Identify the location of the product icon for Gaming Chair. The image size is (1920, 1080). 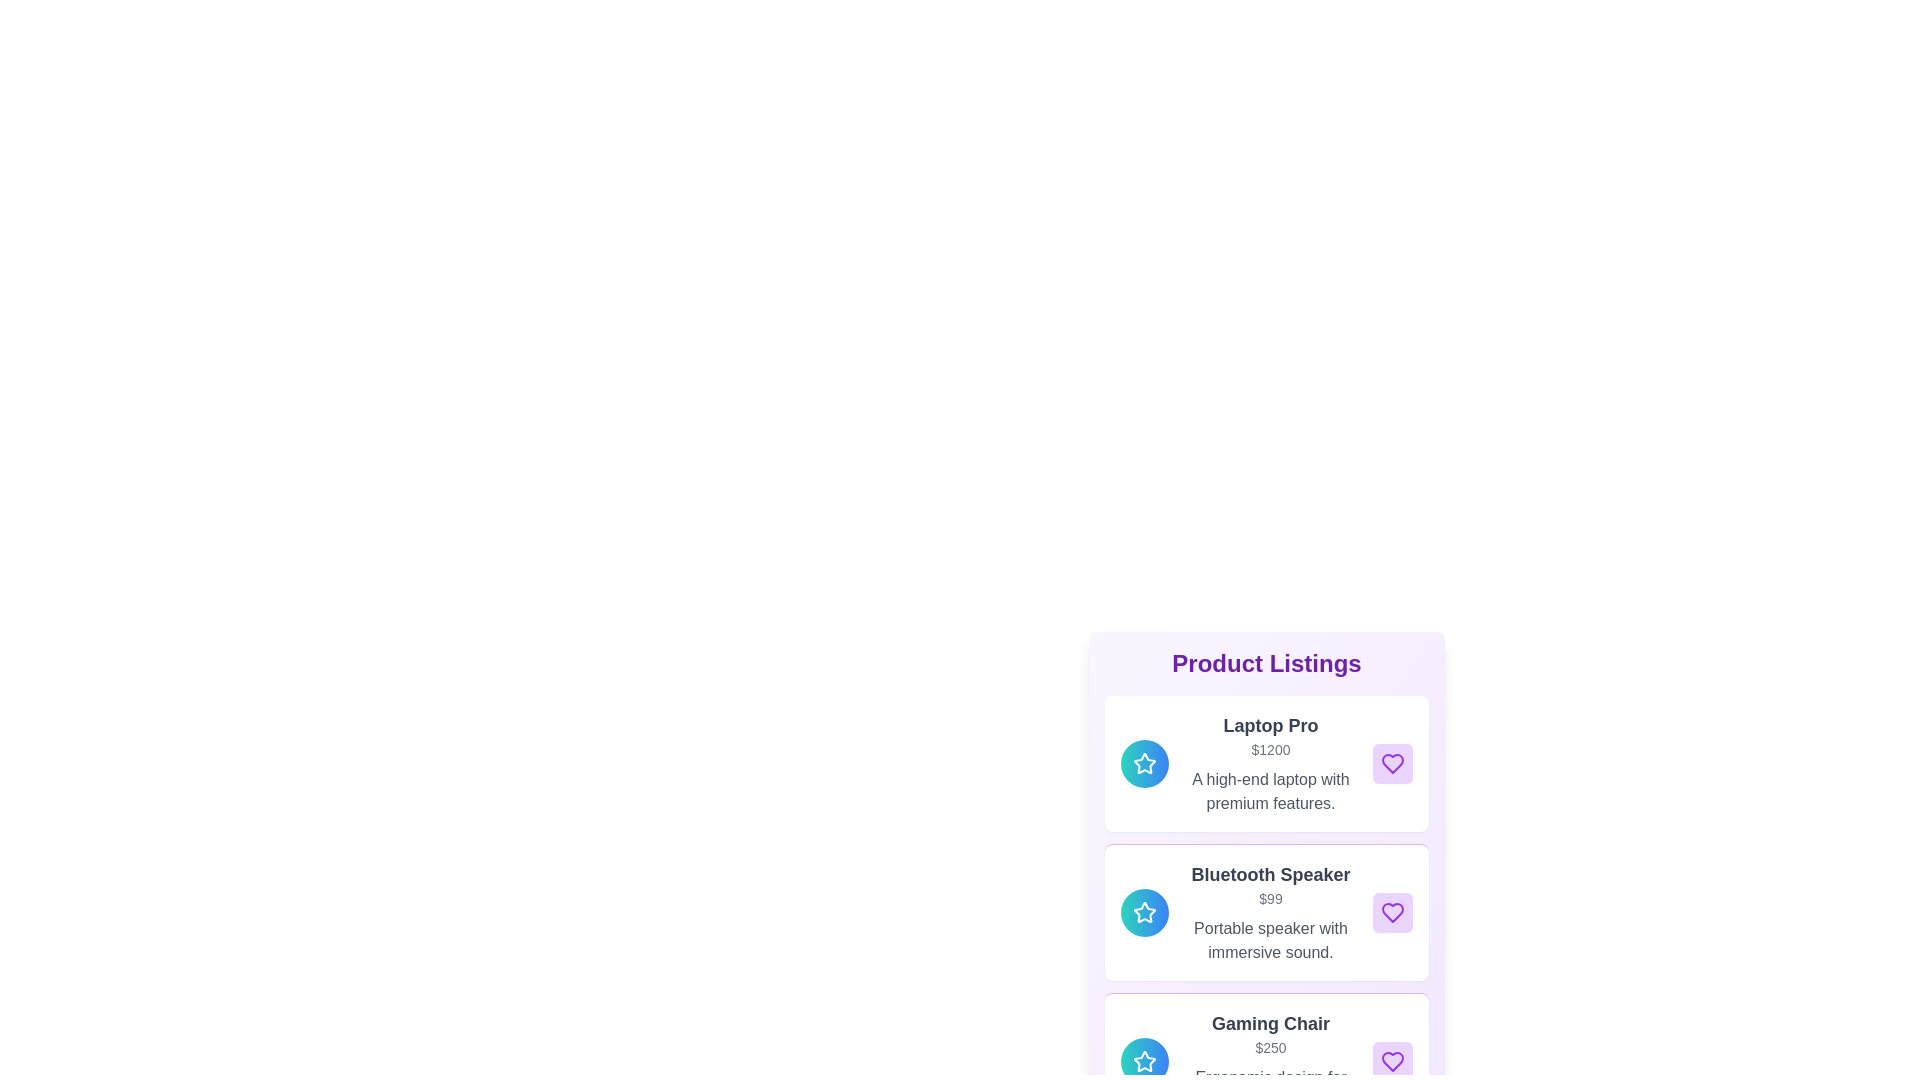
(1145, 1060).